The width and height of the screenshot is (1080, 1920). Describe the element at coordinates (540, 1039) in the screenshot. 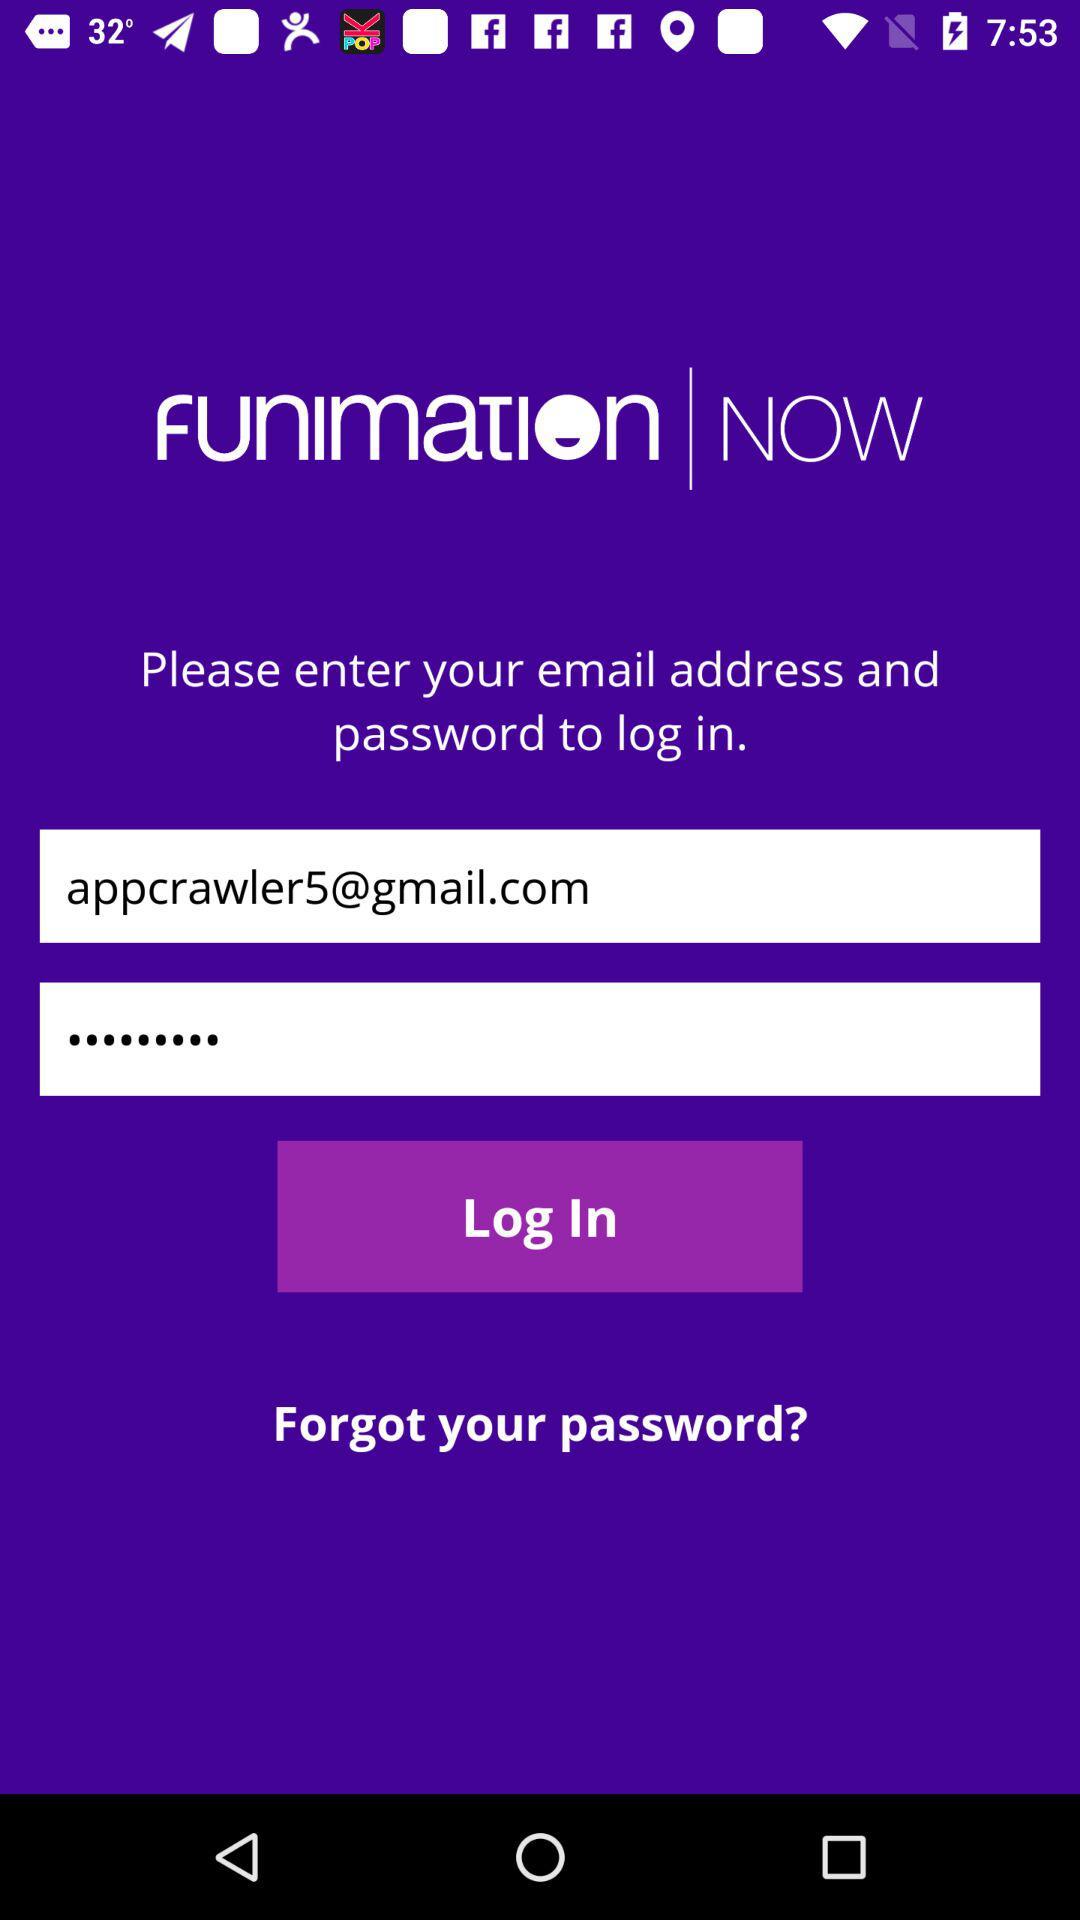

I see `the icon below appcrawler5@gmail.com item` at that location.